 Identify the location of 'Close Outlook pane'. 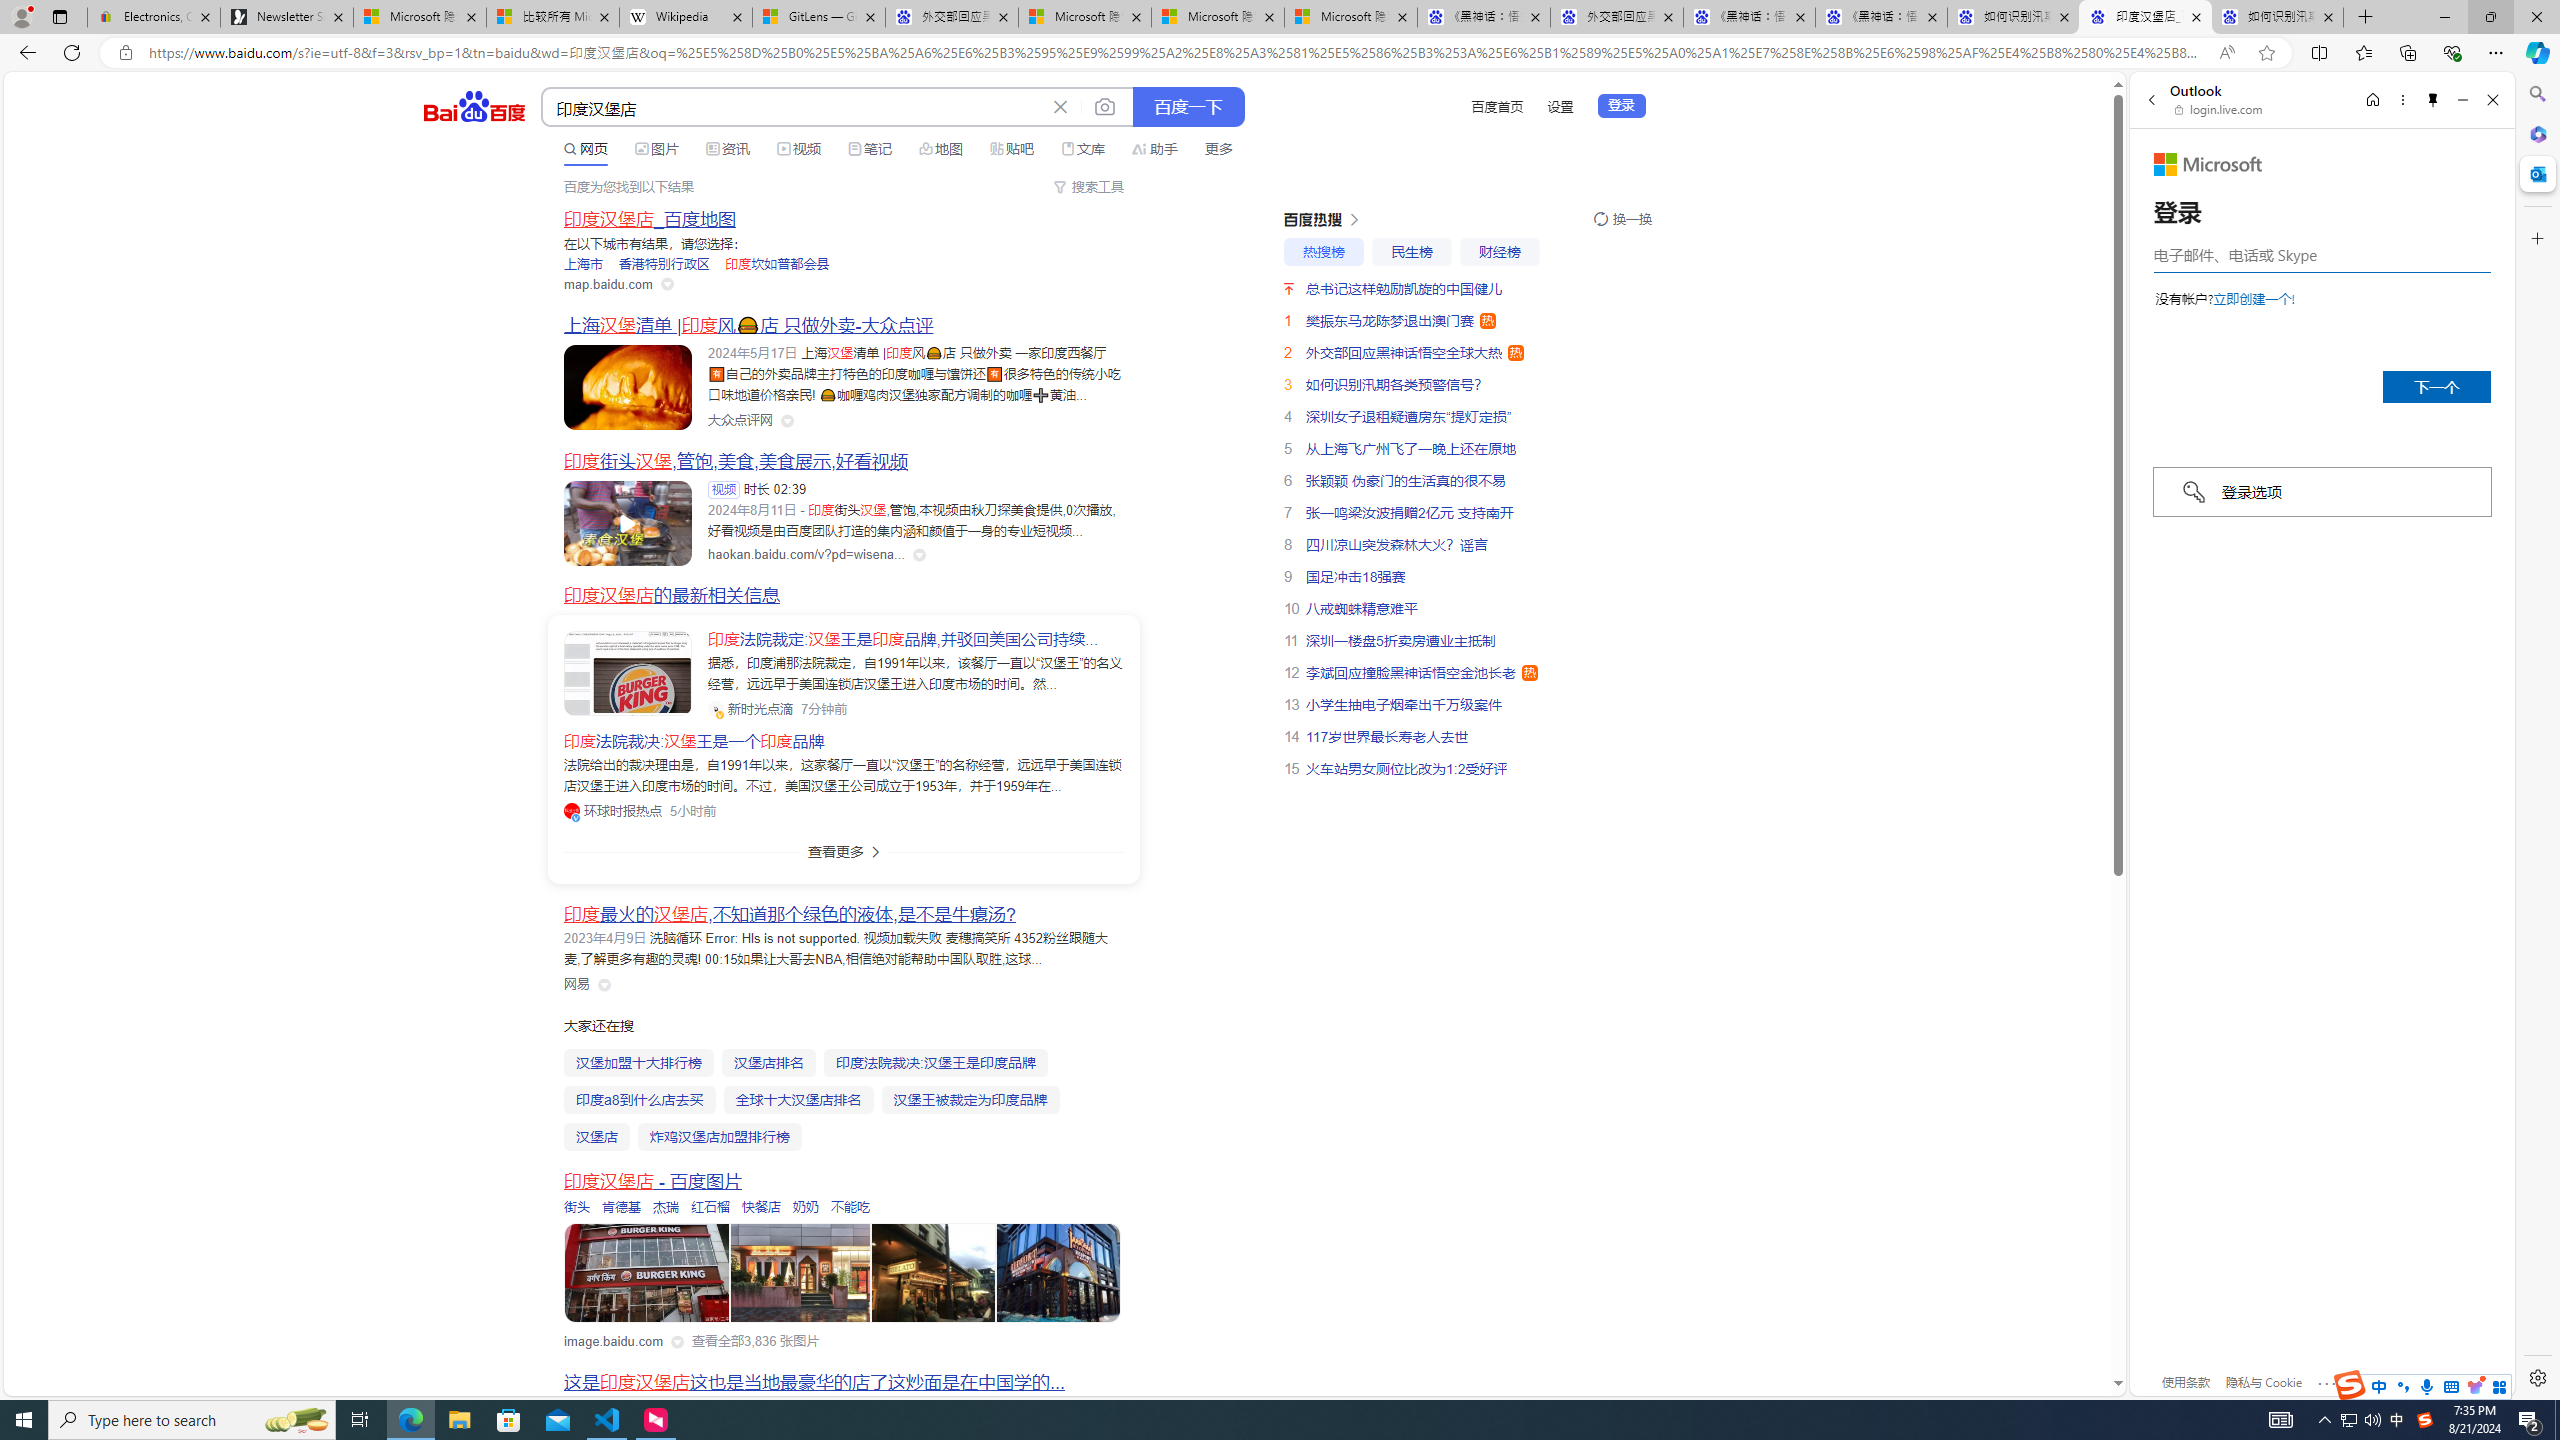
(2535, 172).